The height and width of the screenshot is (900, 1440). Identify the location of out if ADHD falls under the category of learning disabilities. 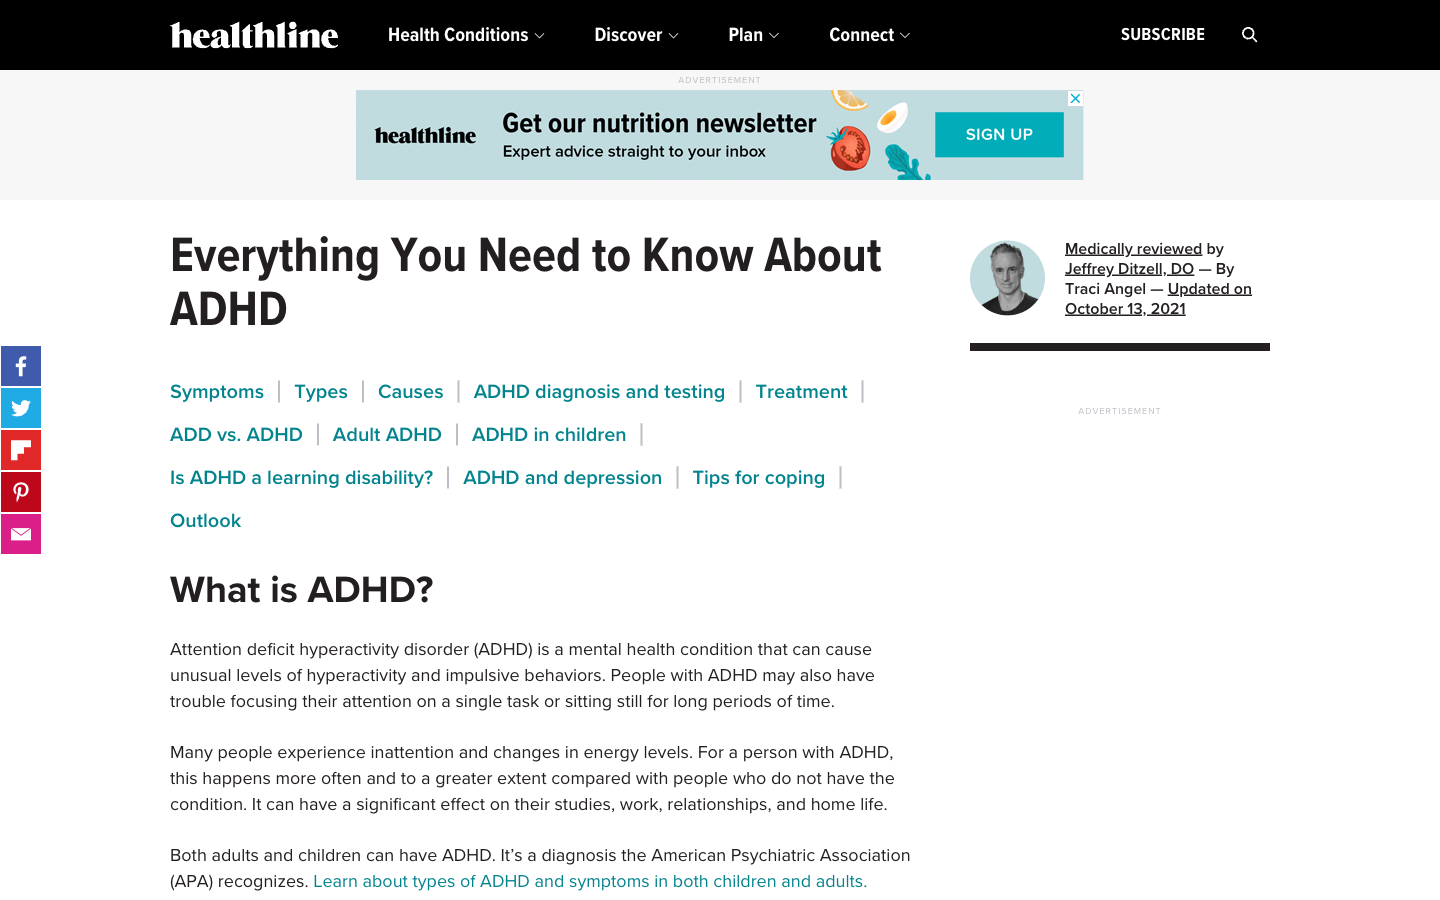
(301, 476).